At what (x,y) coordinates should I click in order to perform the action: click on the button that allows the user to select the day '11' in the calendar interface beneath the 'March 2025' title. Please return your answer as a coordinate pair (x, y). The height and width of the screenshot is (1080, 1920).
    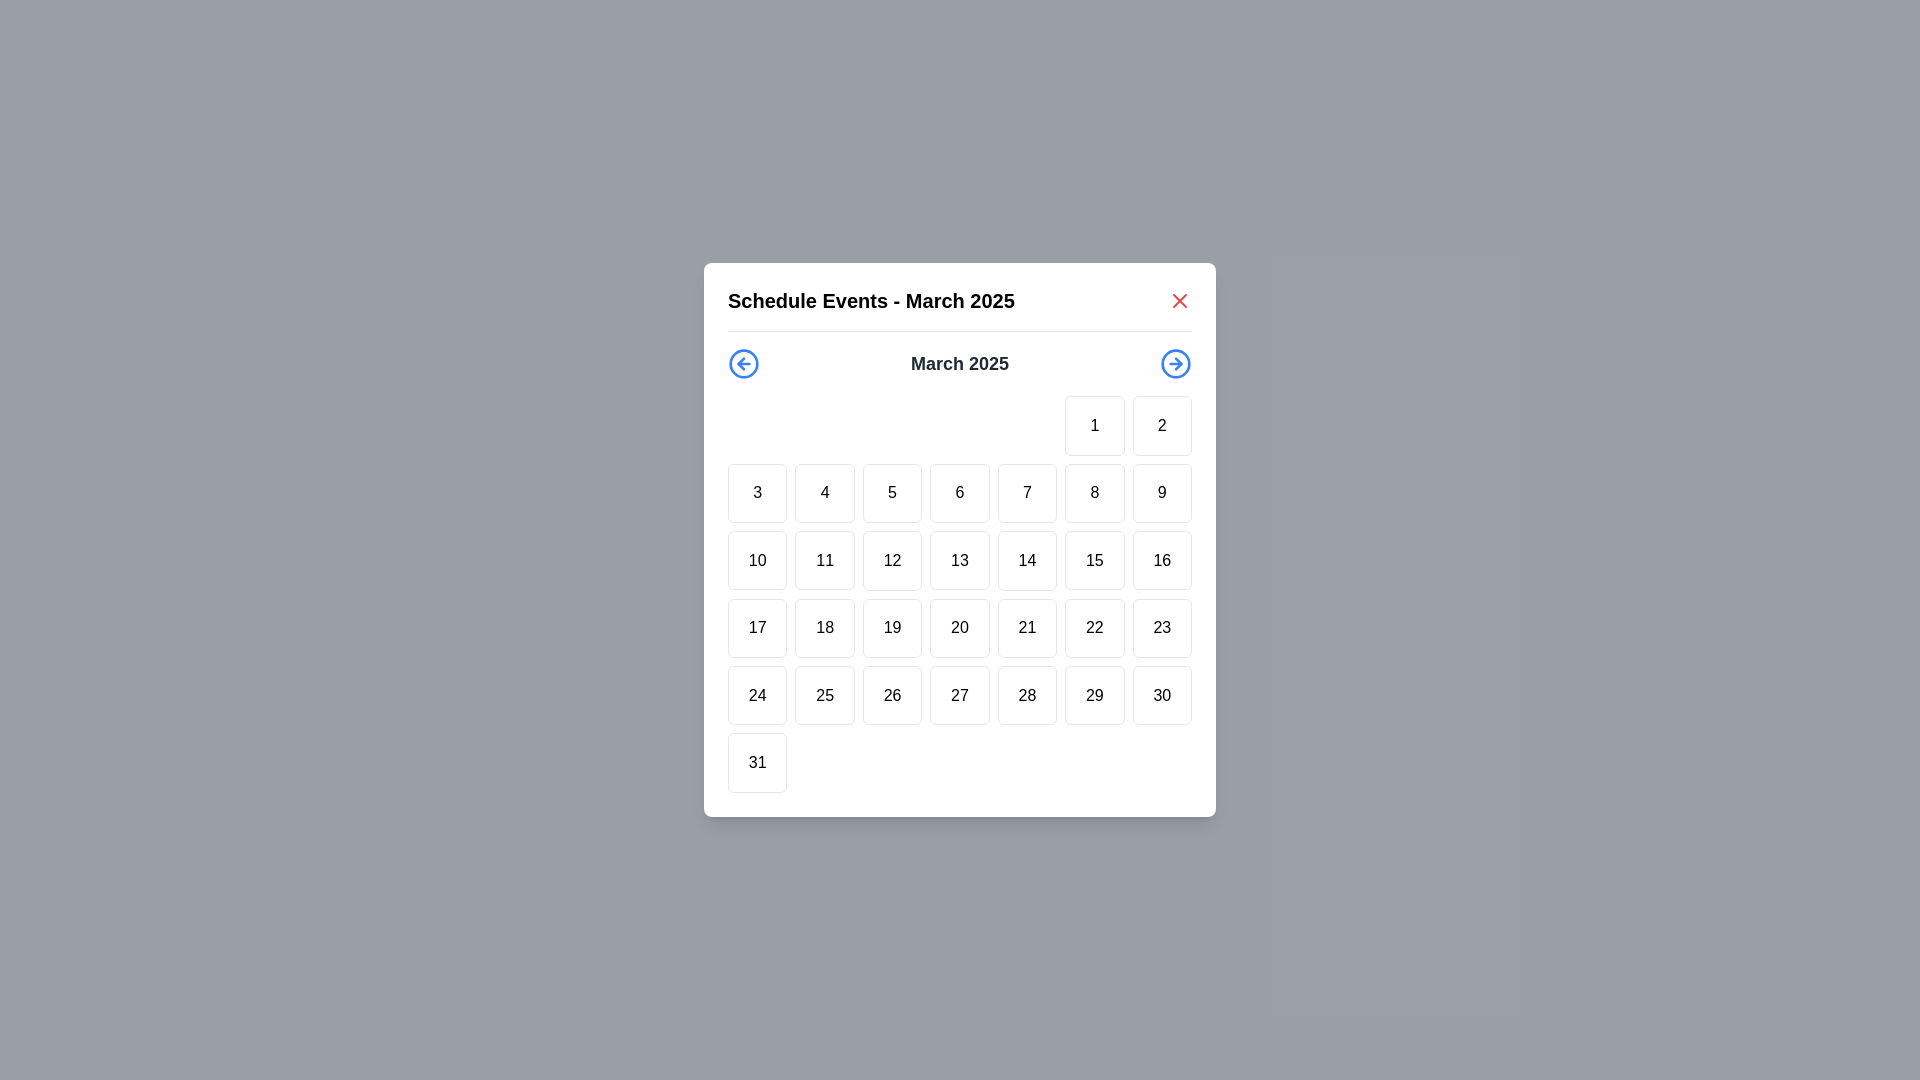
    Looking at the image, I should click on (825, 560).